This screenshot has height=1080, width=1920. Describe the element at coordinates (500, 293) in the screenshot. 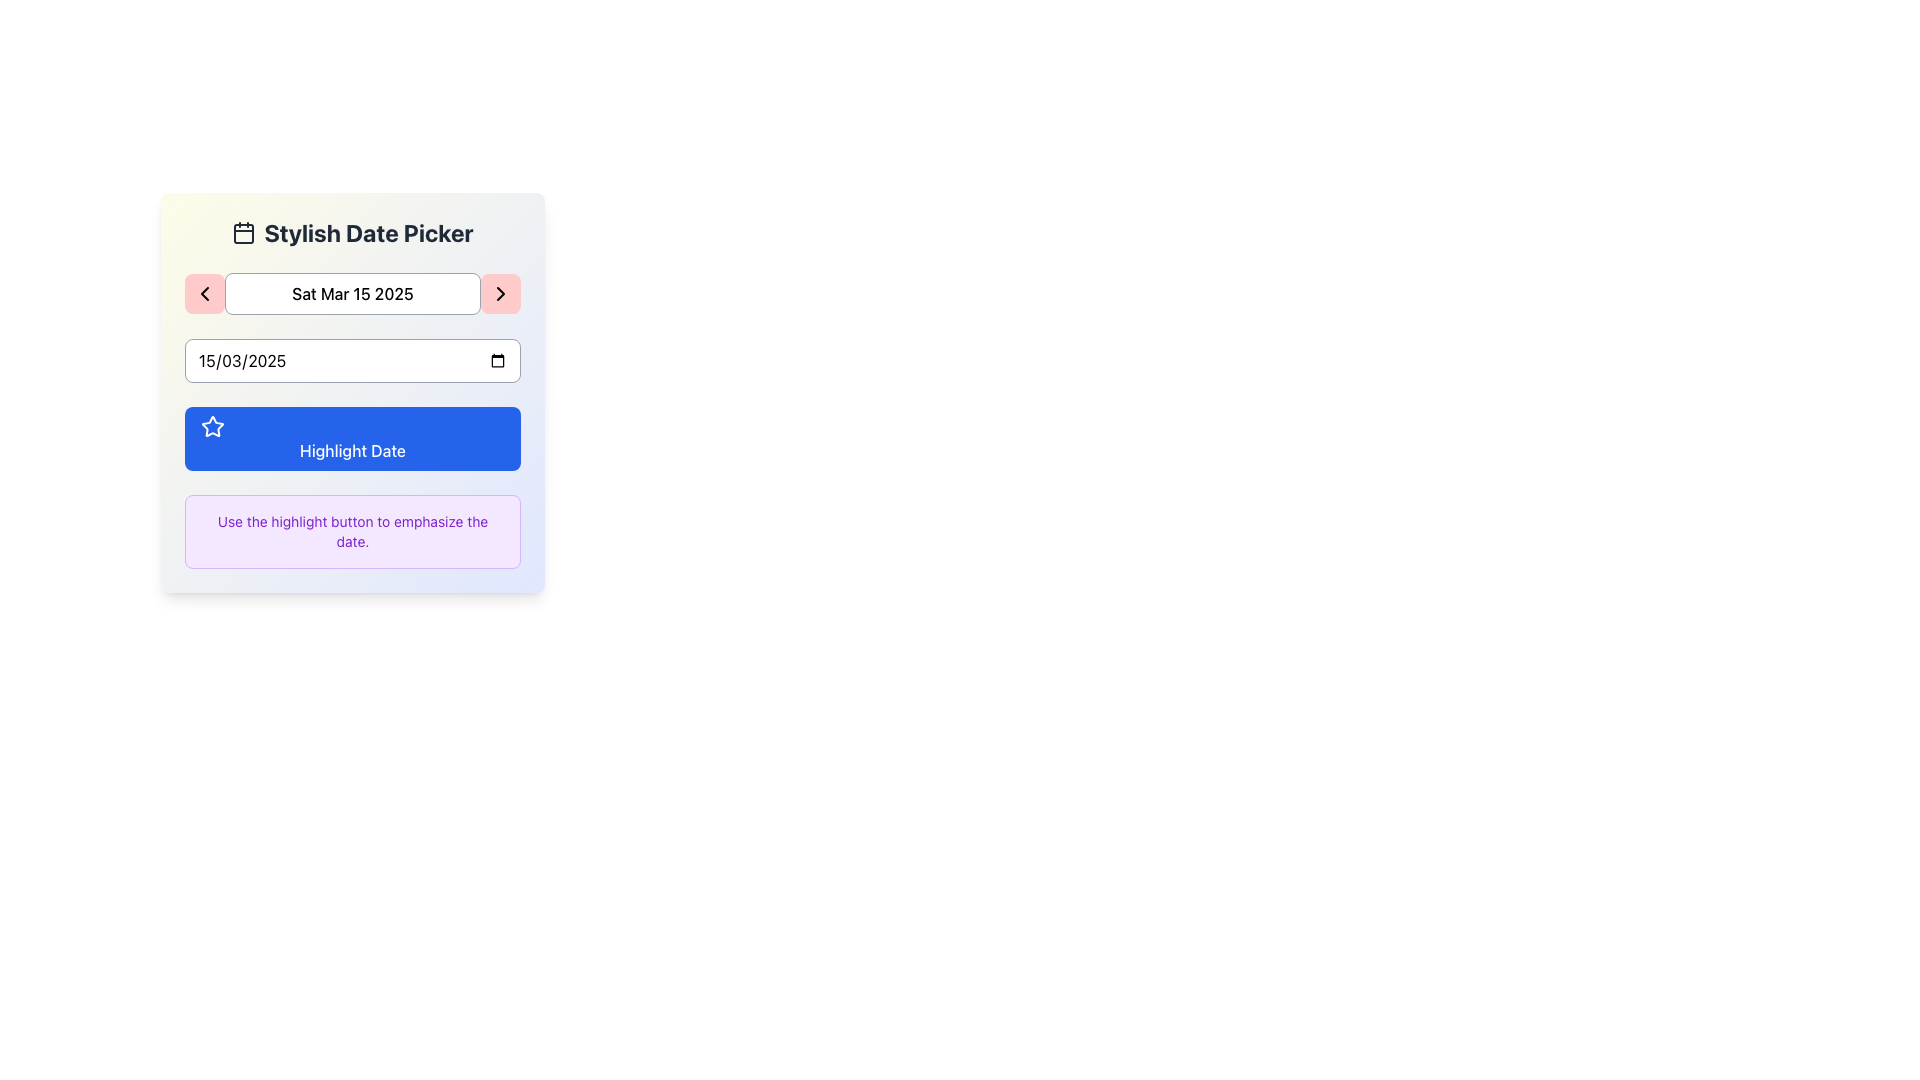

I see `the icon within the pink button to advance the date shown in the adjacent field to the next date` at that location.